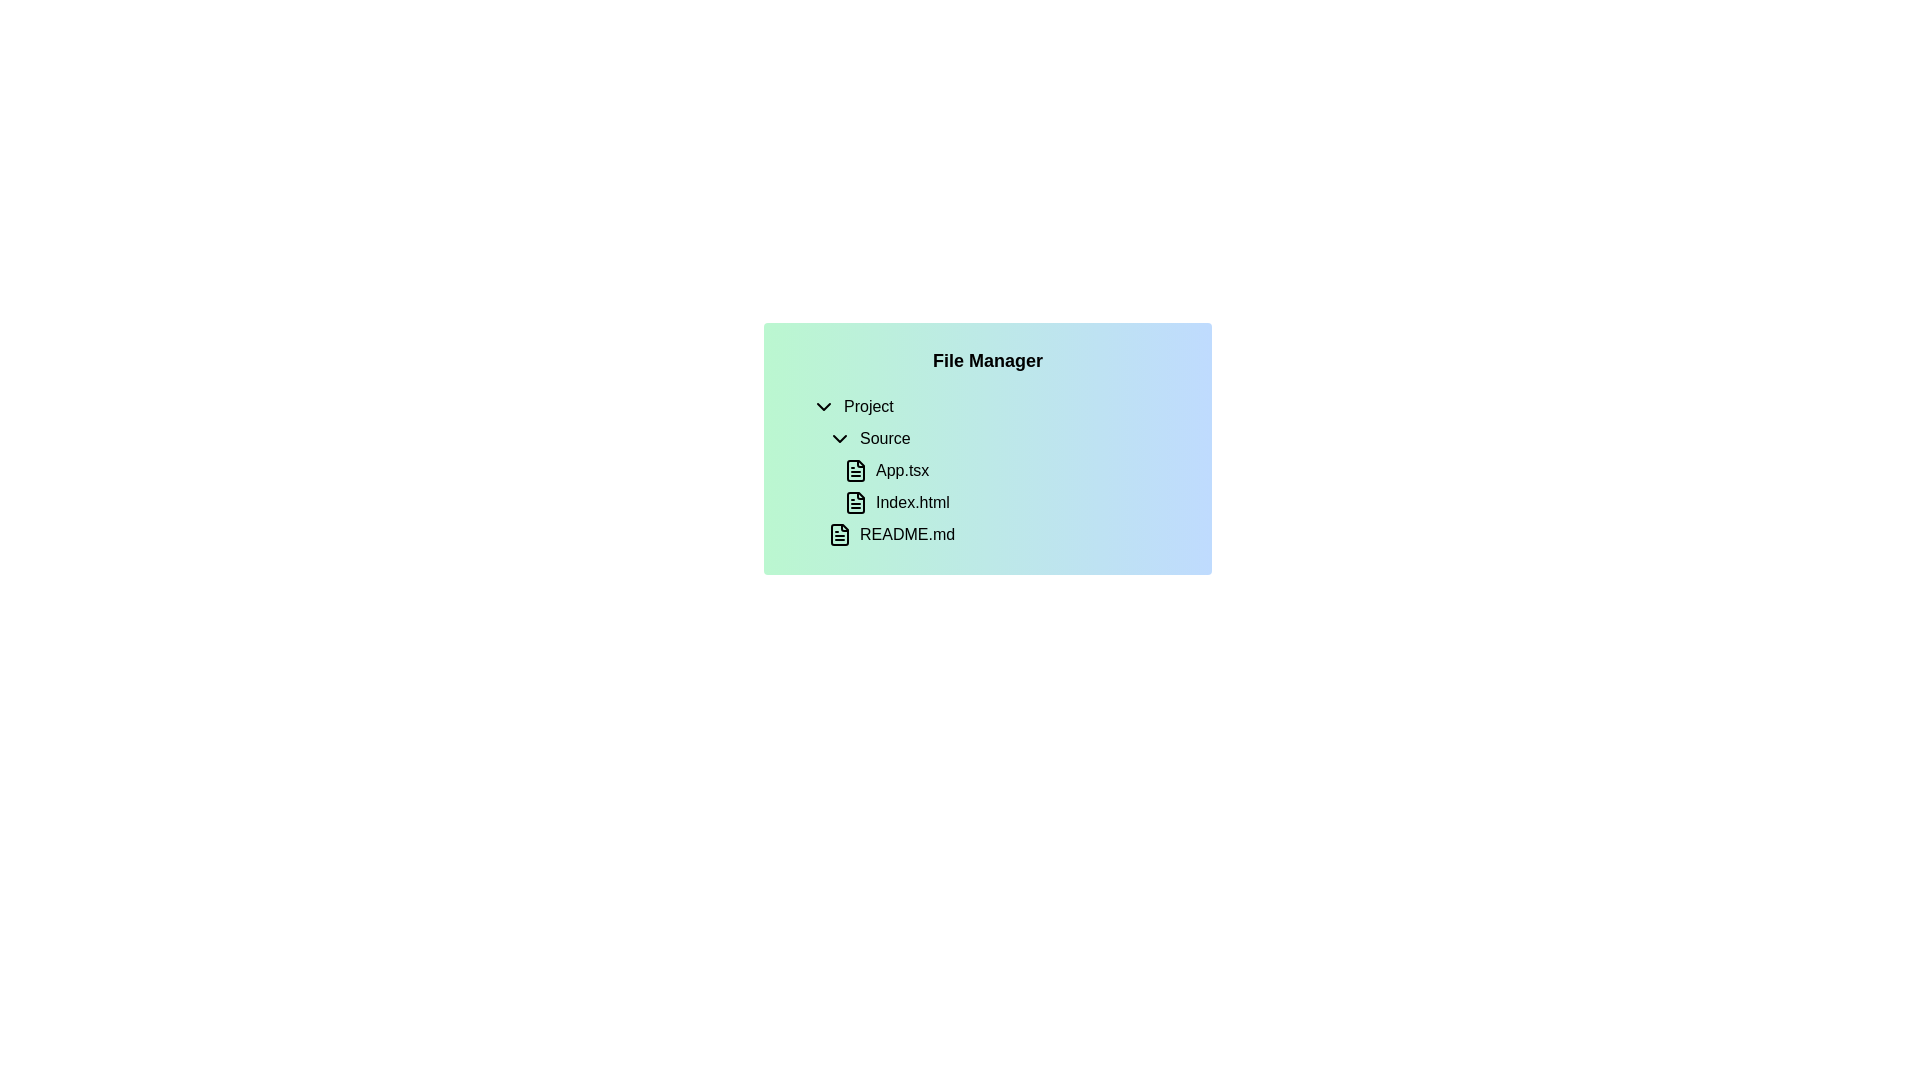  Describe the element at coordinates (911, 501) in the screenshot. I see `the text label representing the file 'Index.html' in the file structure viewer` at that location.